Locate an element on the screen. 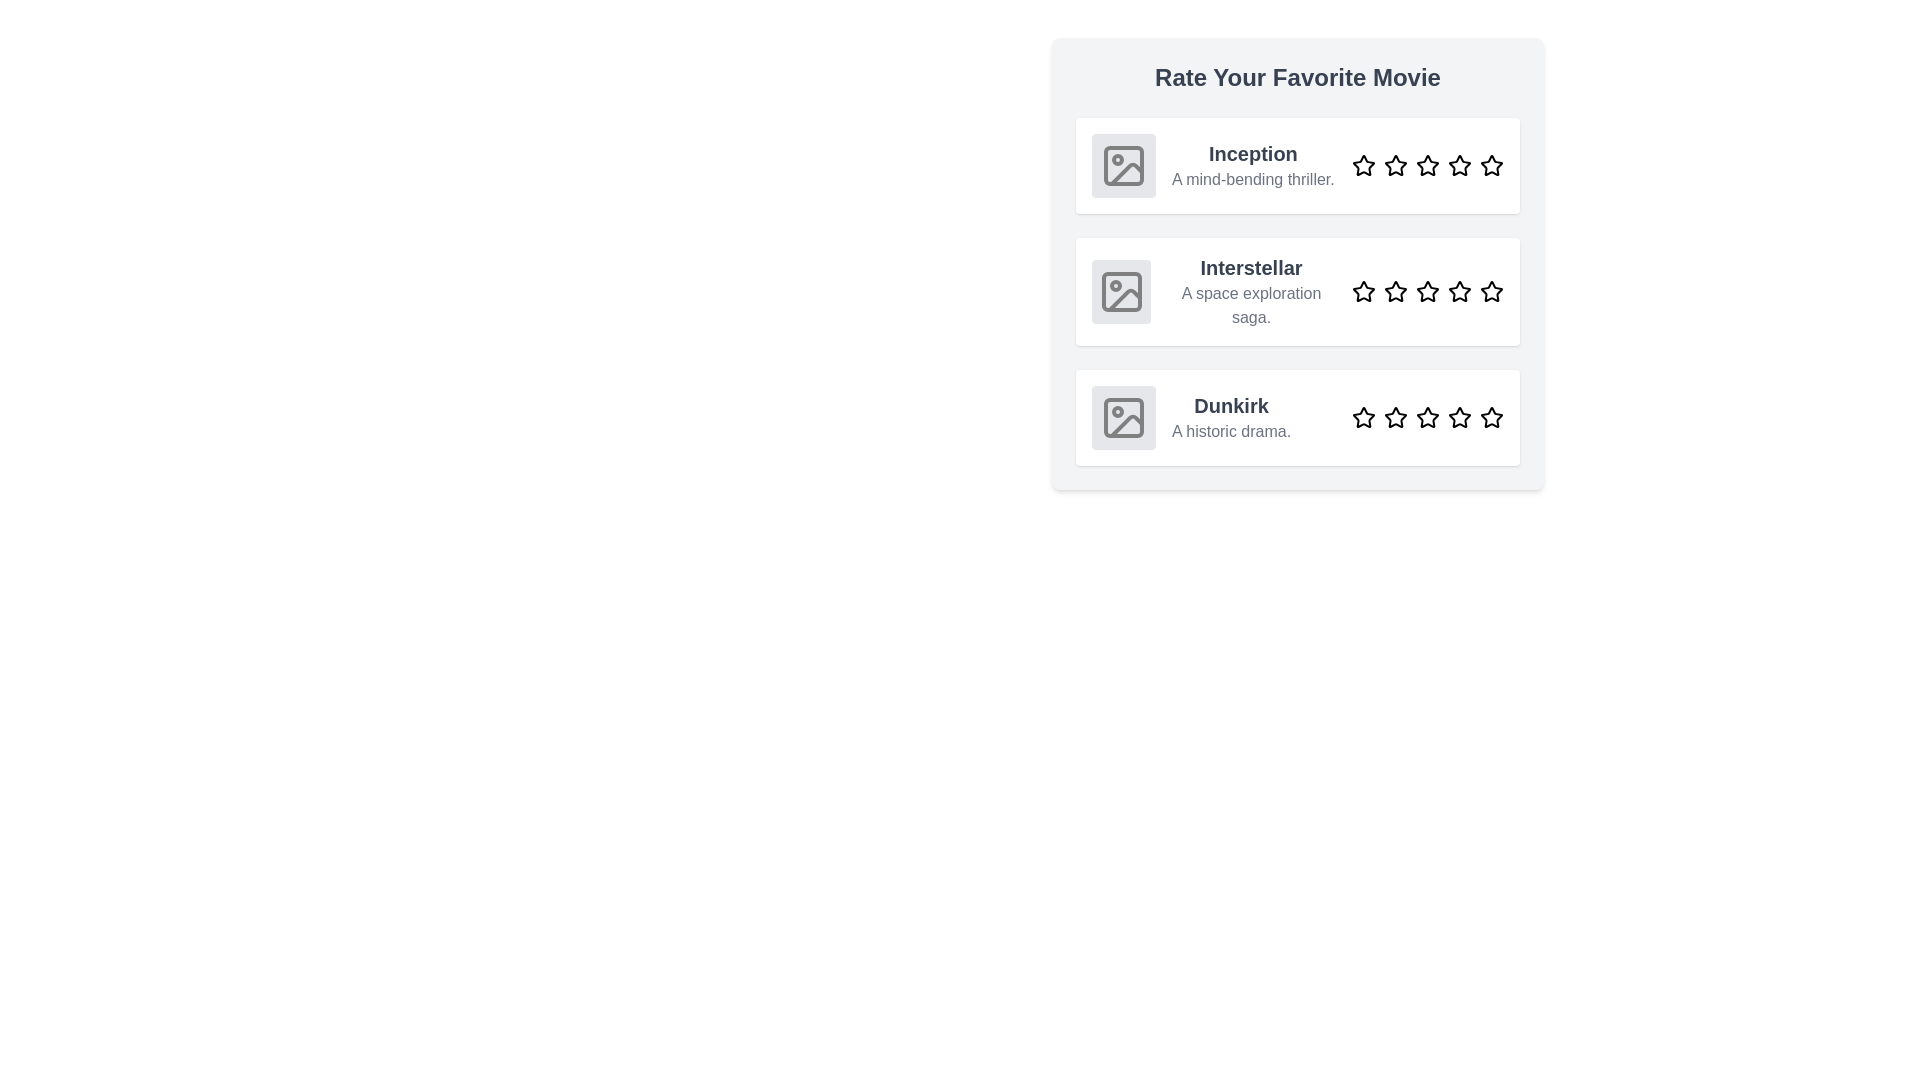 The height and width of the screenshot is (1080, 1920). the second star icon in the rating row for 'Interstellar' to provide a rating is located at coordinates (1395, 292).